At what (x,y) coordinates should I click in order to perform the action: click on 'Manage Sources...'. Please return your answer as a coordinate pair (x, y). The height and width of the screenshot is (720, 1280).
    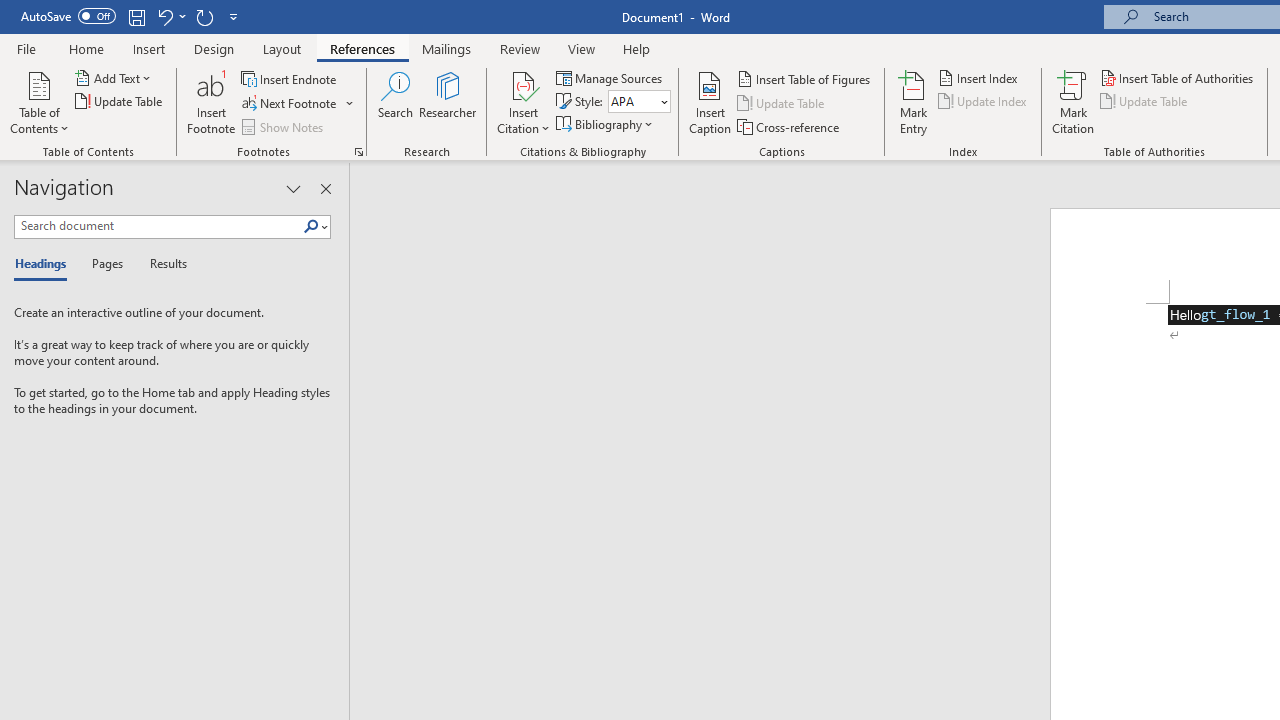
    Looking at the image, I should click on (610, 77).